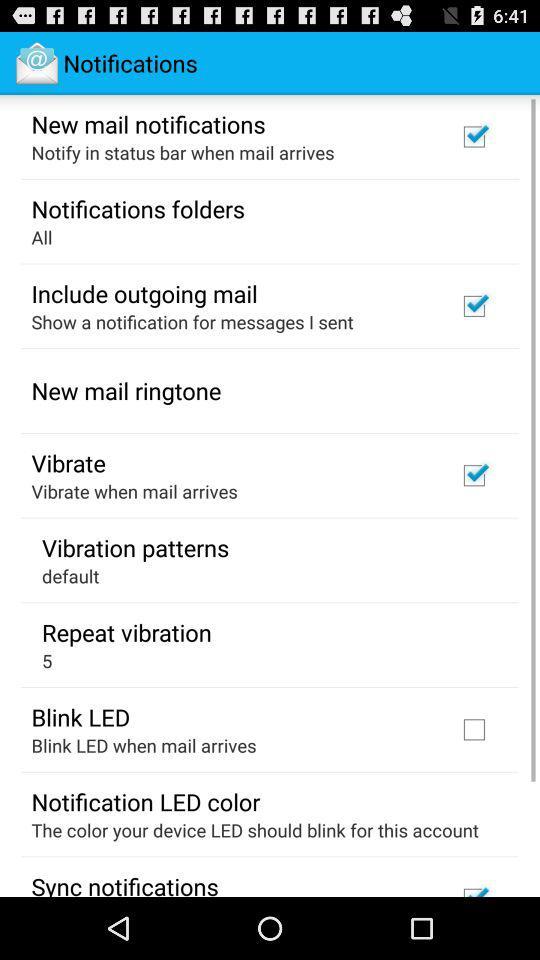  What do you see at coordinates (143, 292) in the screenshot?
I see `the app above the show a notification item` at bounding box center [143, 292].